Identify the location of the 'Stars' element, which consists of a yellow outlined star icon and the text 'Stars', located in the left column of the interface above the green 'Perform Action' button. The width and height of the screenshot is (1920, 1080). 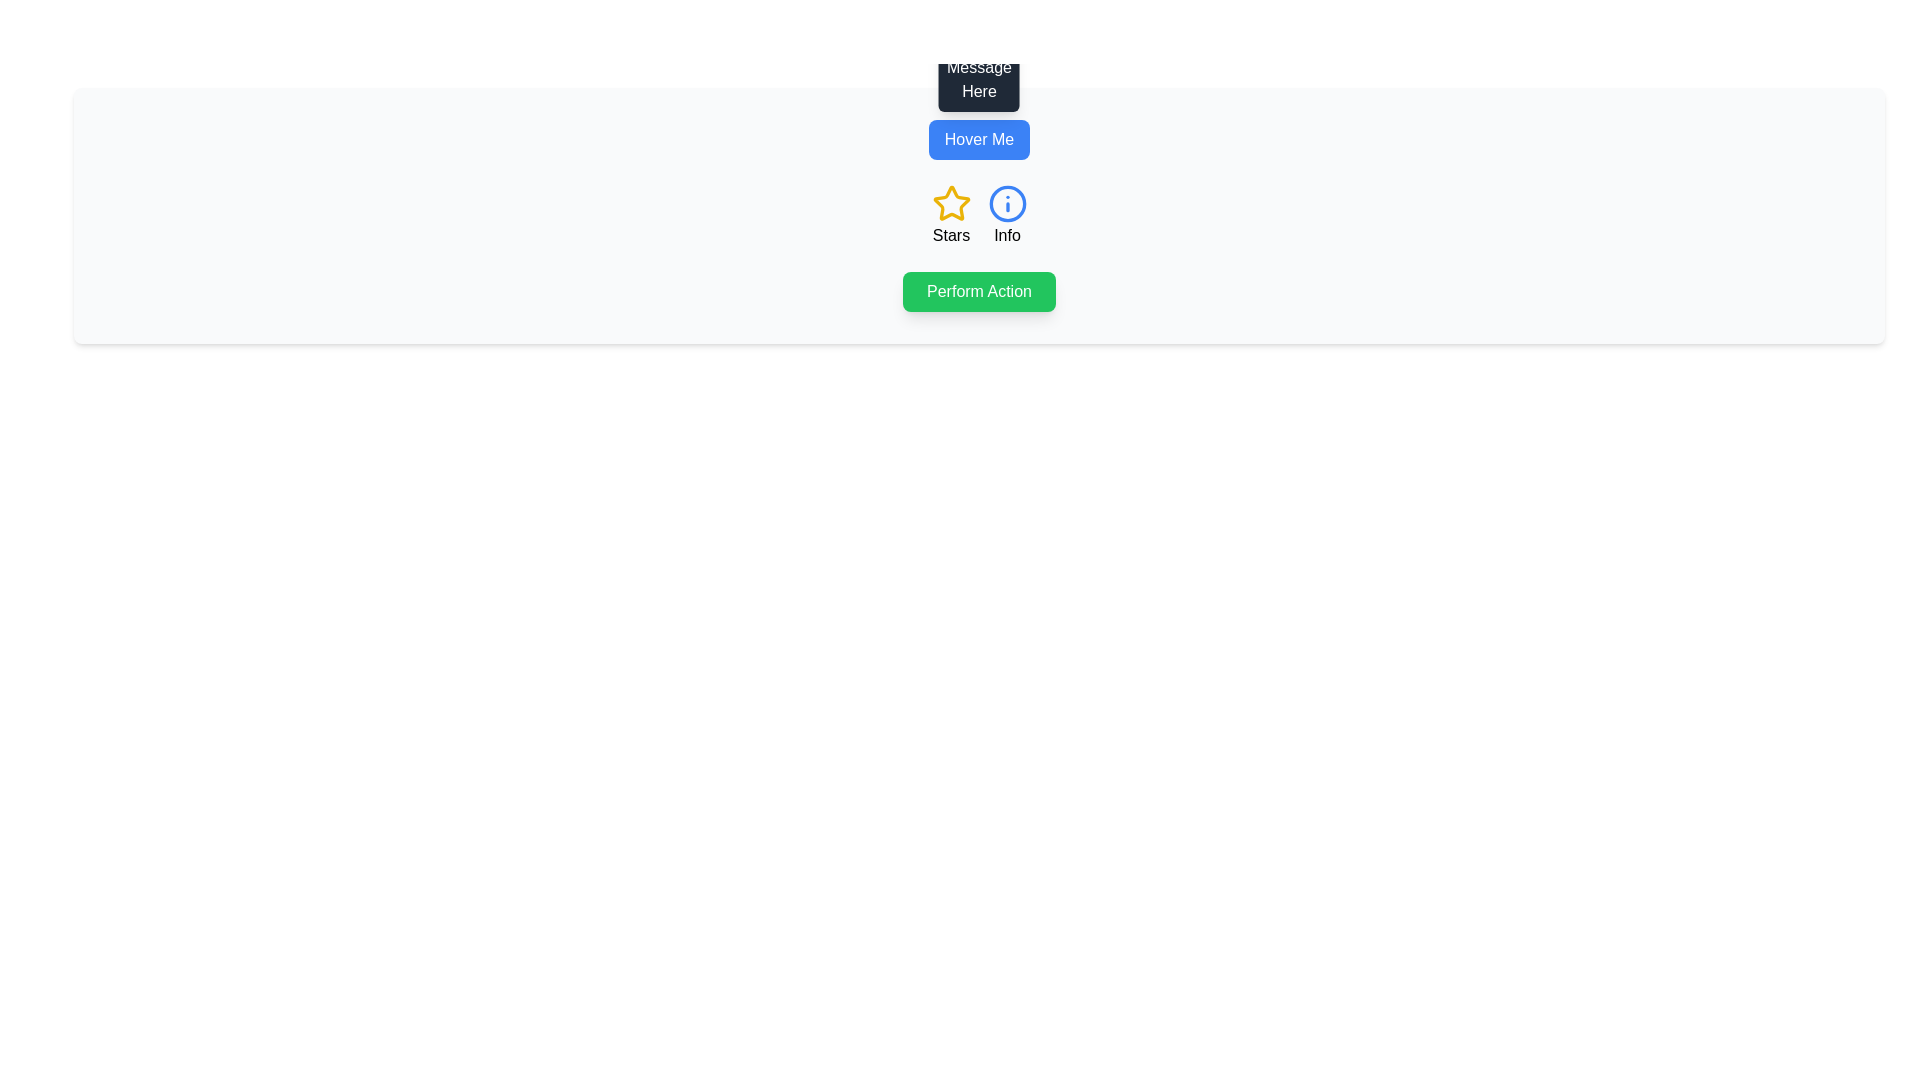
(950, 216).